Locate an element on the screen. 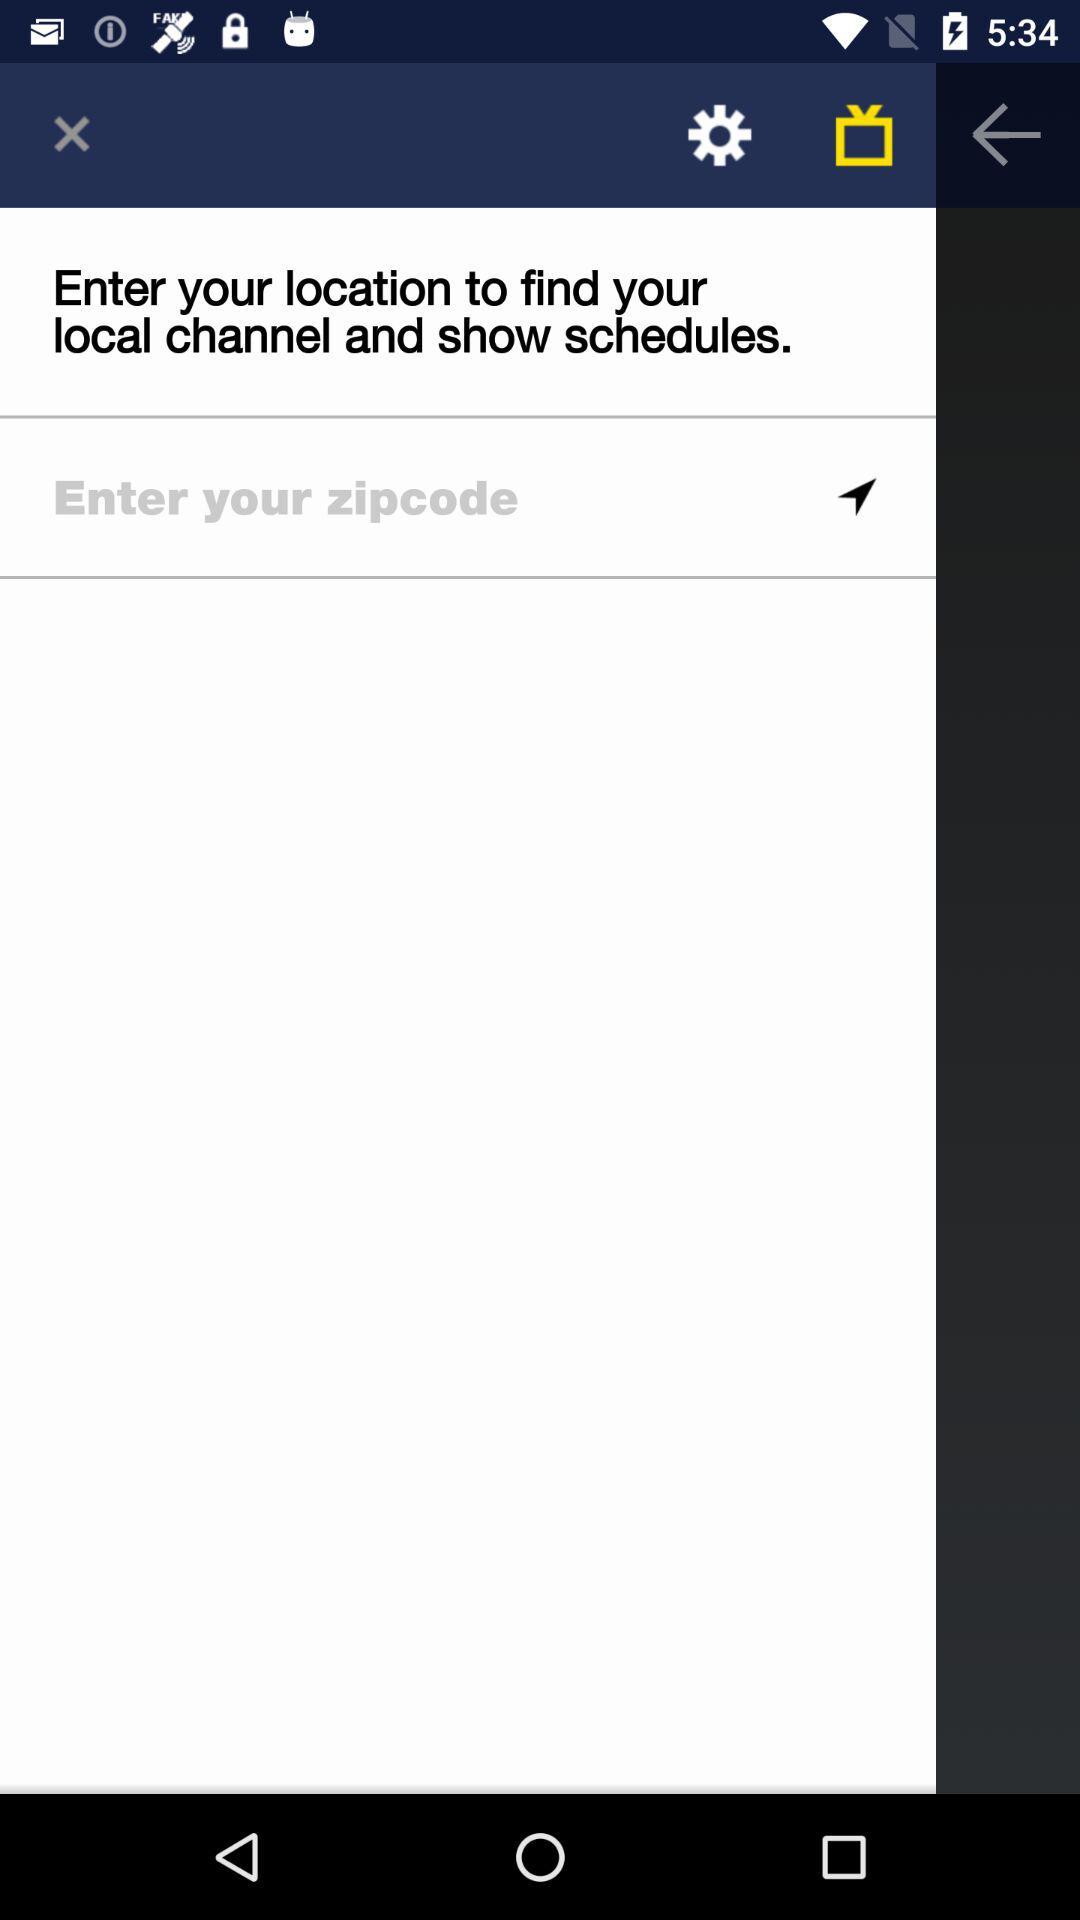 The width and height of the screenshot is (1080, 1920). the navigation icon is located at coordinates (855, 497).